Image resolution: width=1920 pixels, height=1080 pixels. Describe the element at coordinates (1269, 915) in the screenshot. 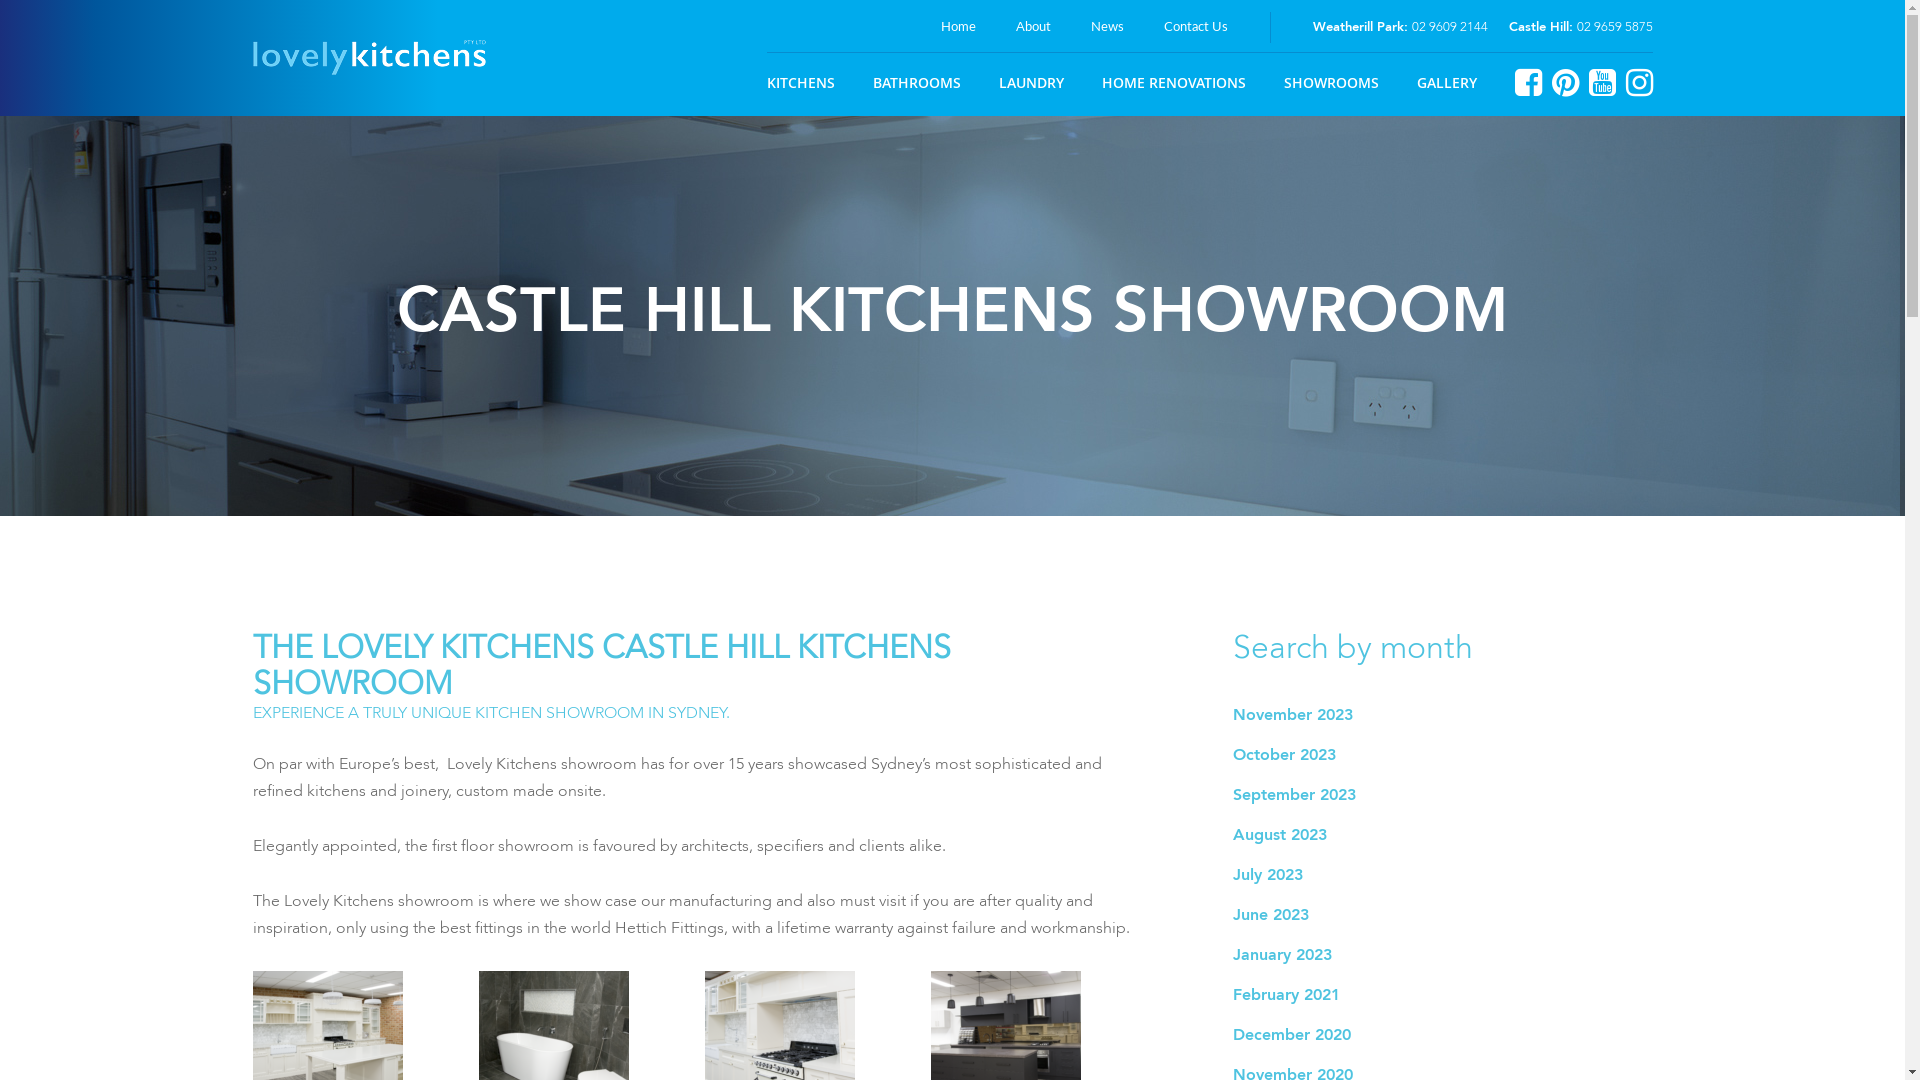

I see `'June 2023'` at that location.